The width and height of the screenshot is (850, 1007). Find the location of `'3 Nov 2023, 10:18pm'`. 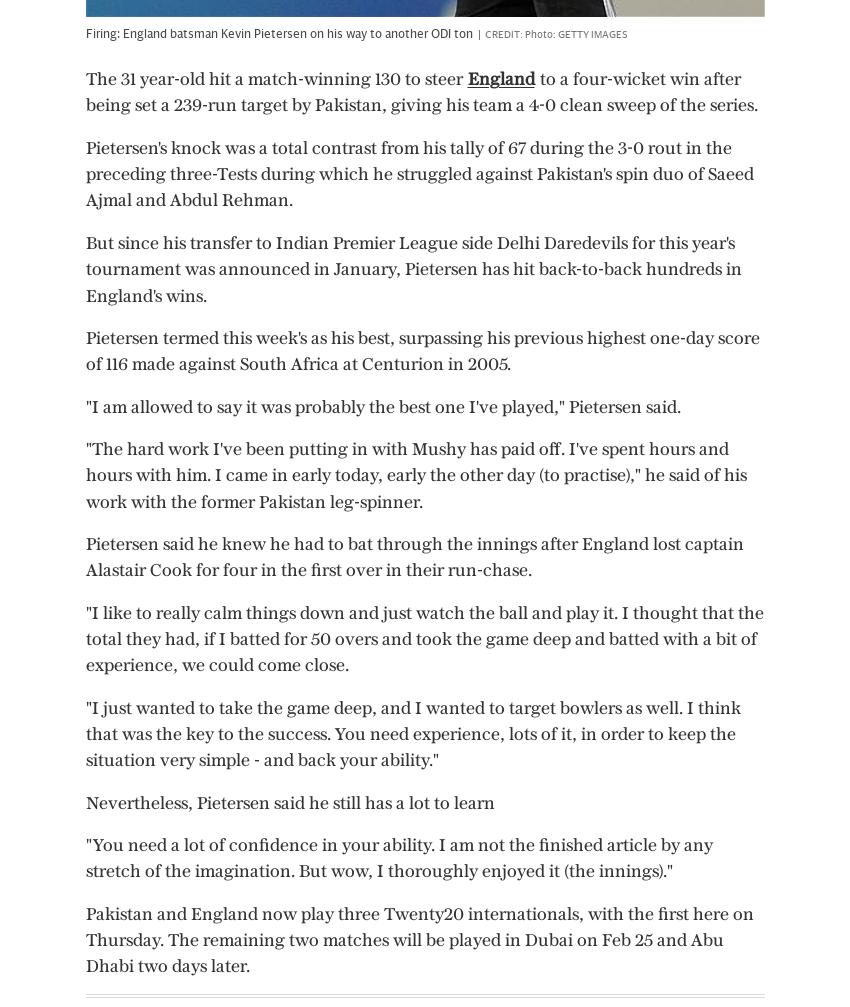

'3 Nov 2023, 10:18pm' is located at coordinates (349, 662).